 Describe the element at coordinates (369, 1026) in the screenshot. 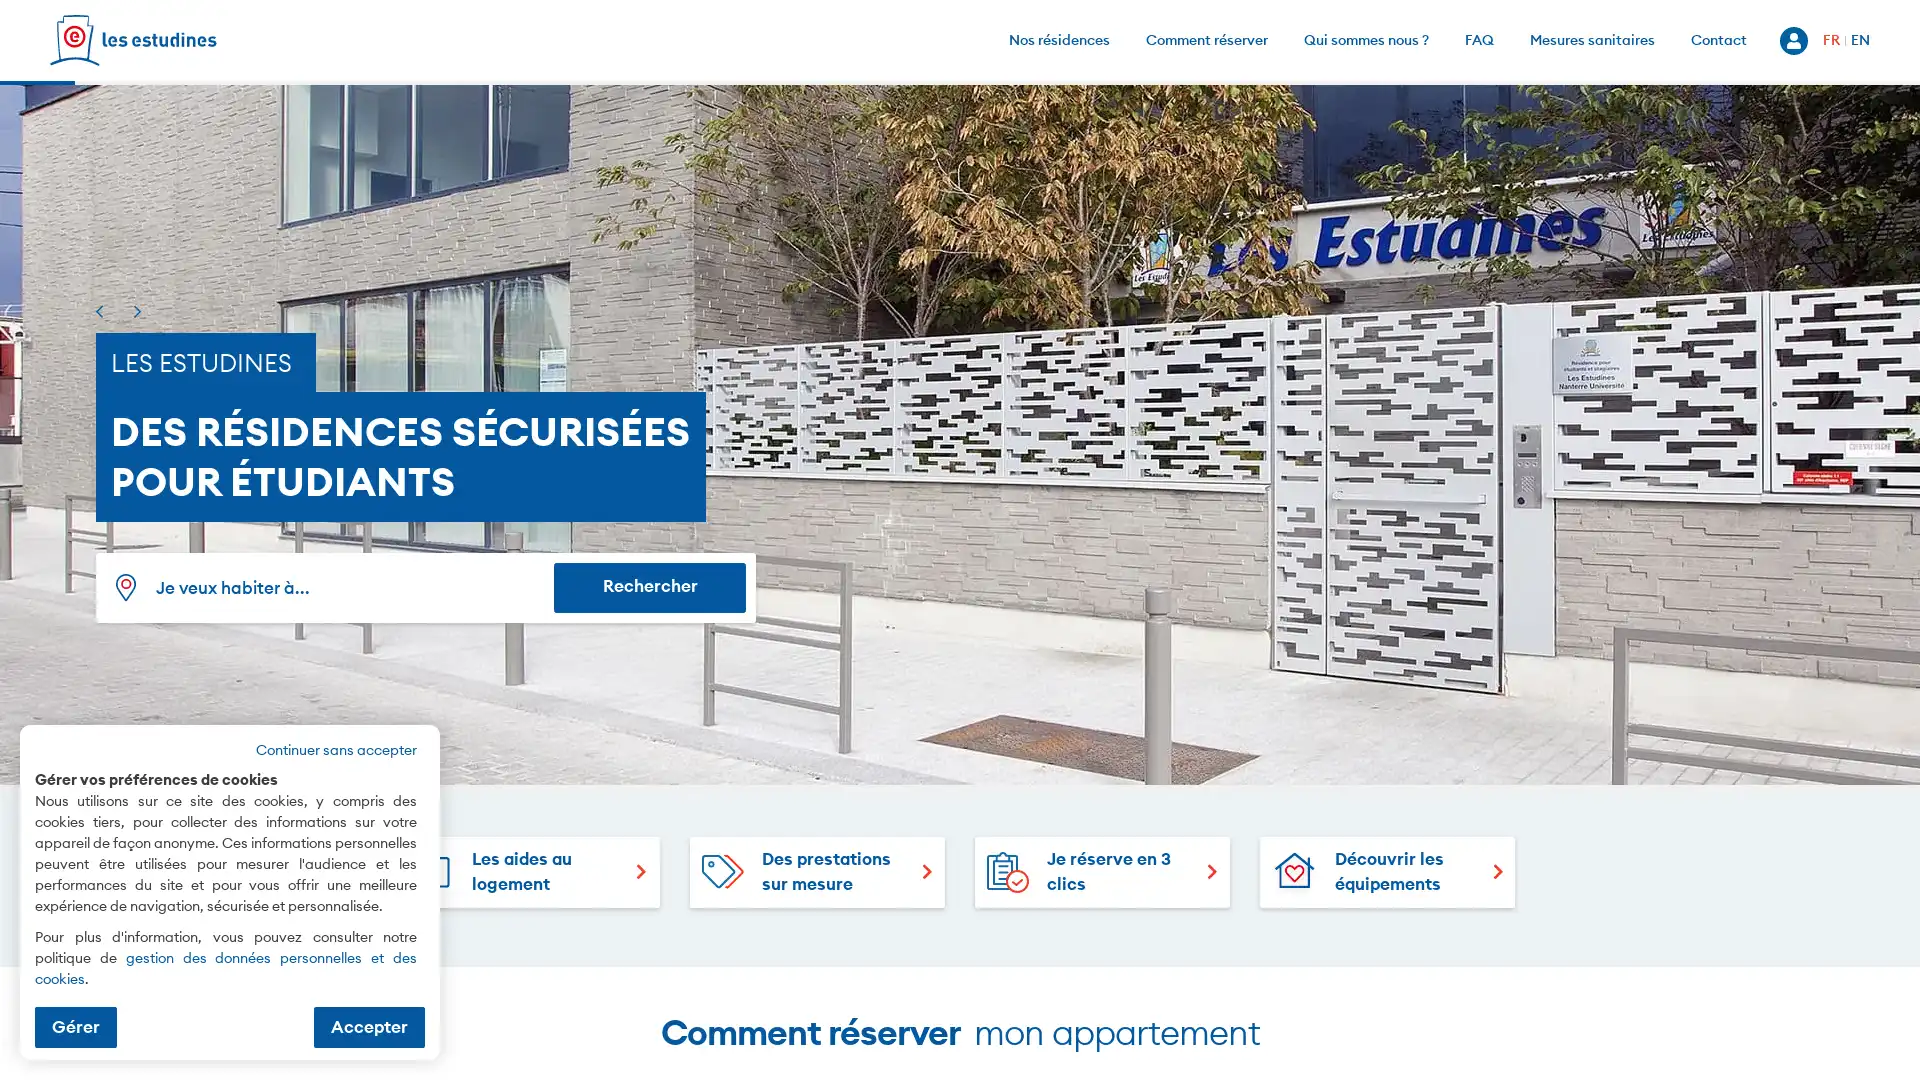

I see `Accepter` at that location.